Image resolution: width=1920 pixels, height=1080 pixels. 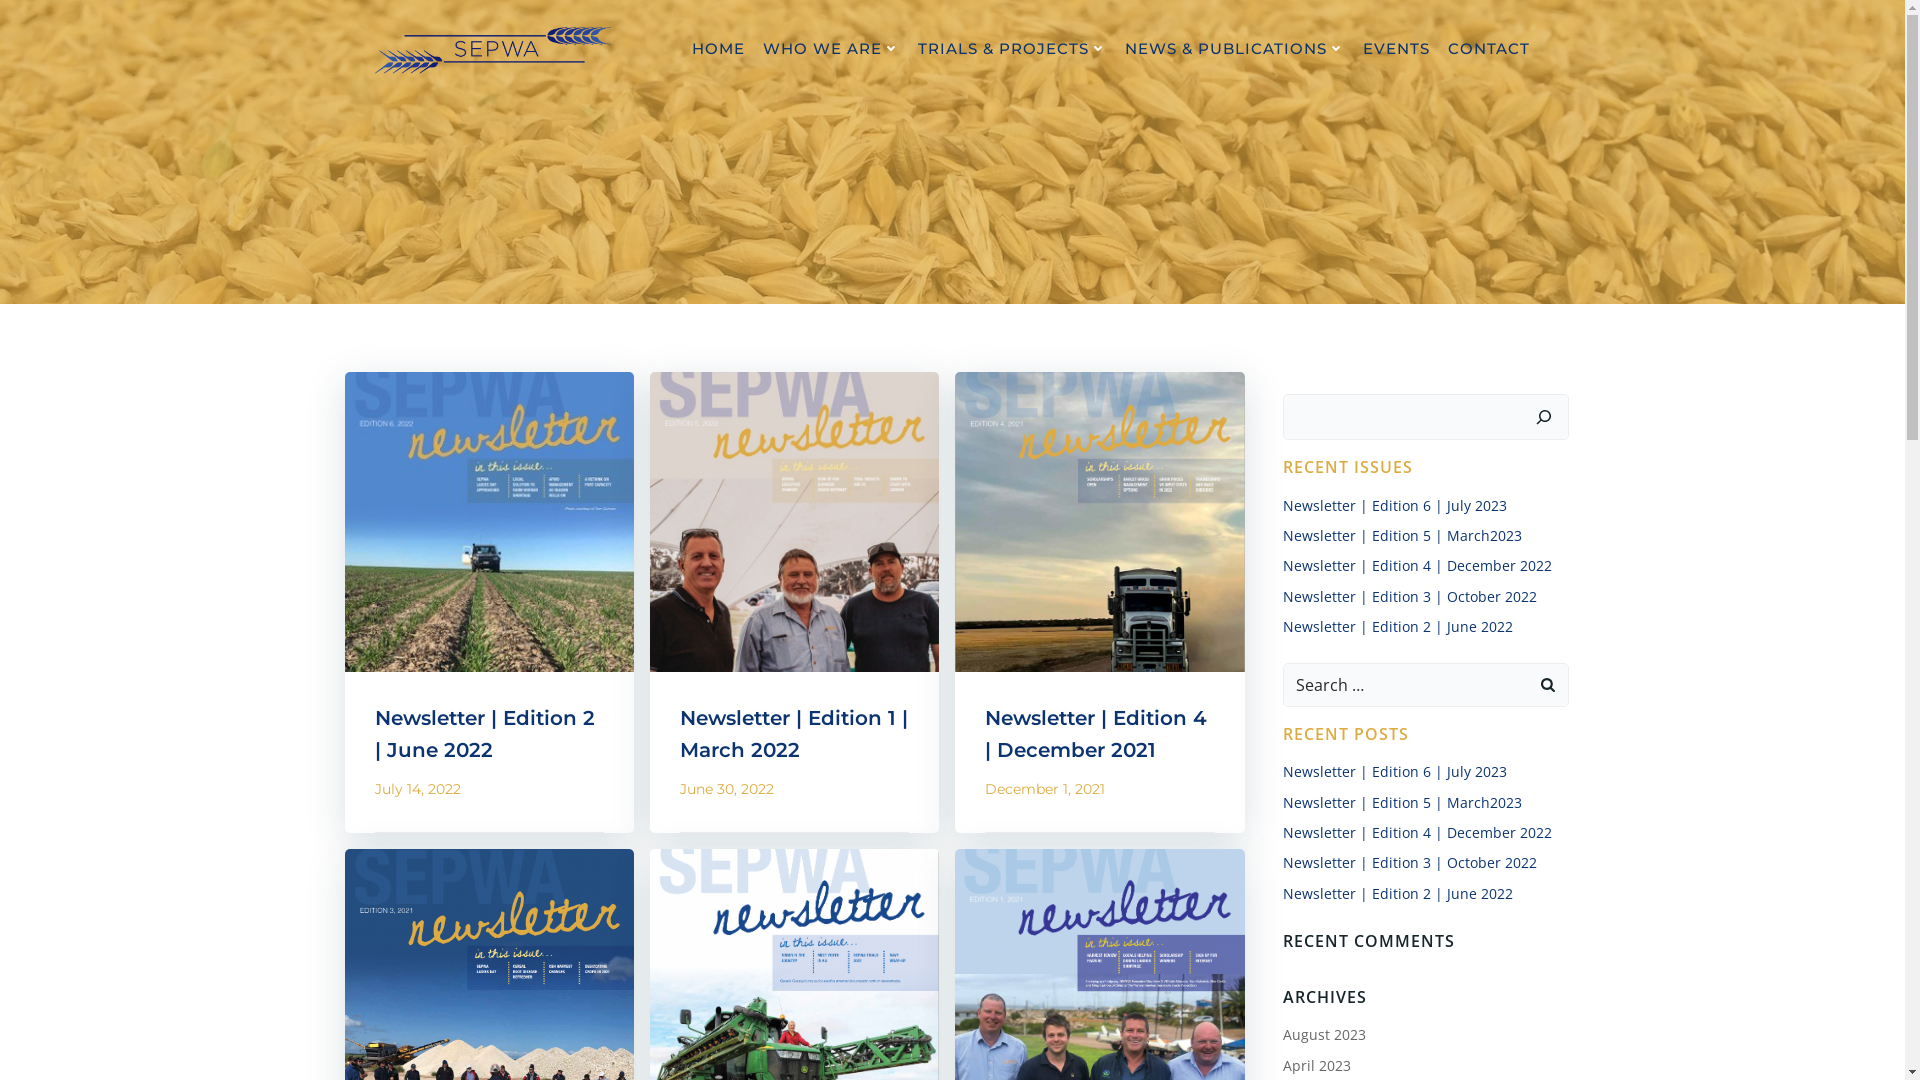 What do you see at coordinates (830, 48) in the screenshot?
I see `'WHO WE ARE'` at bounding box center [830, 48].